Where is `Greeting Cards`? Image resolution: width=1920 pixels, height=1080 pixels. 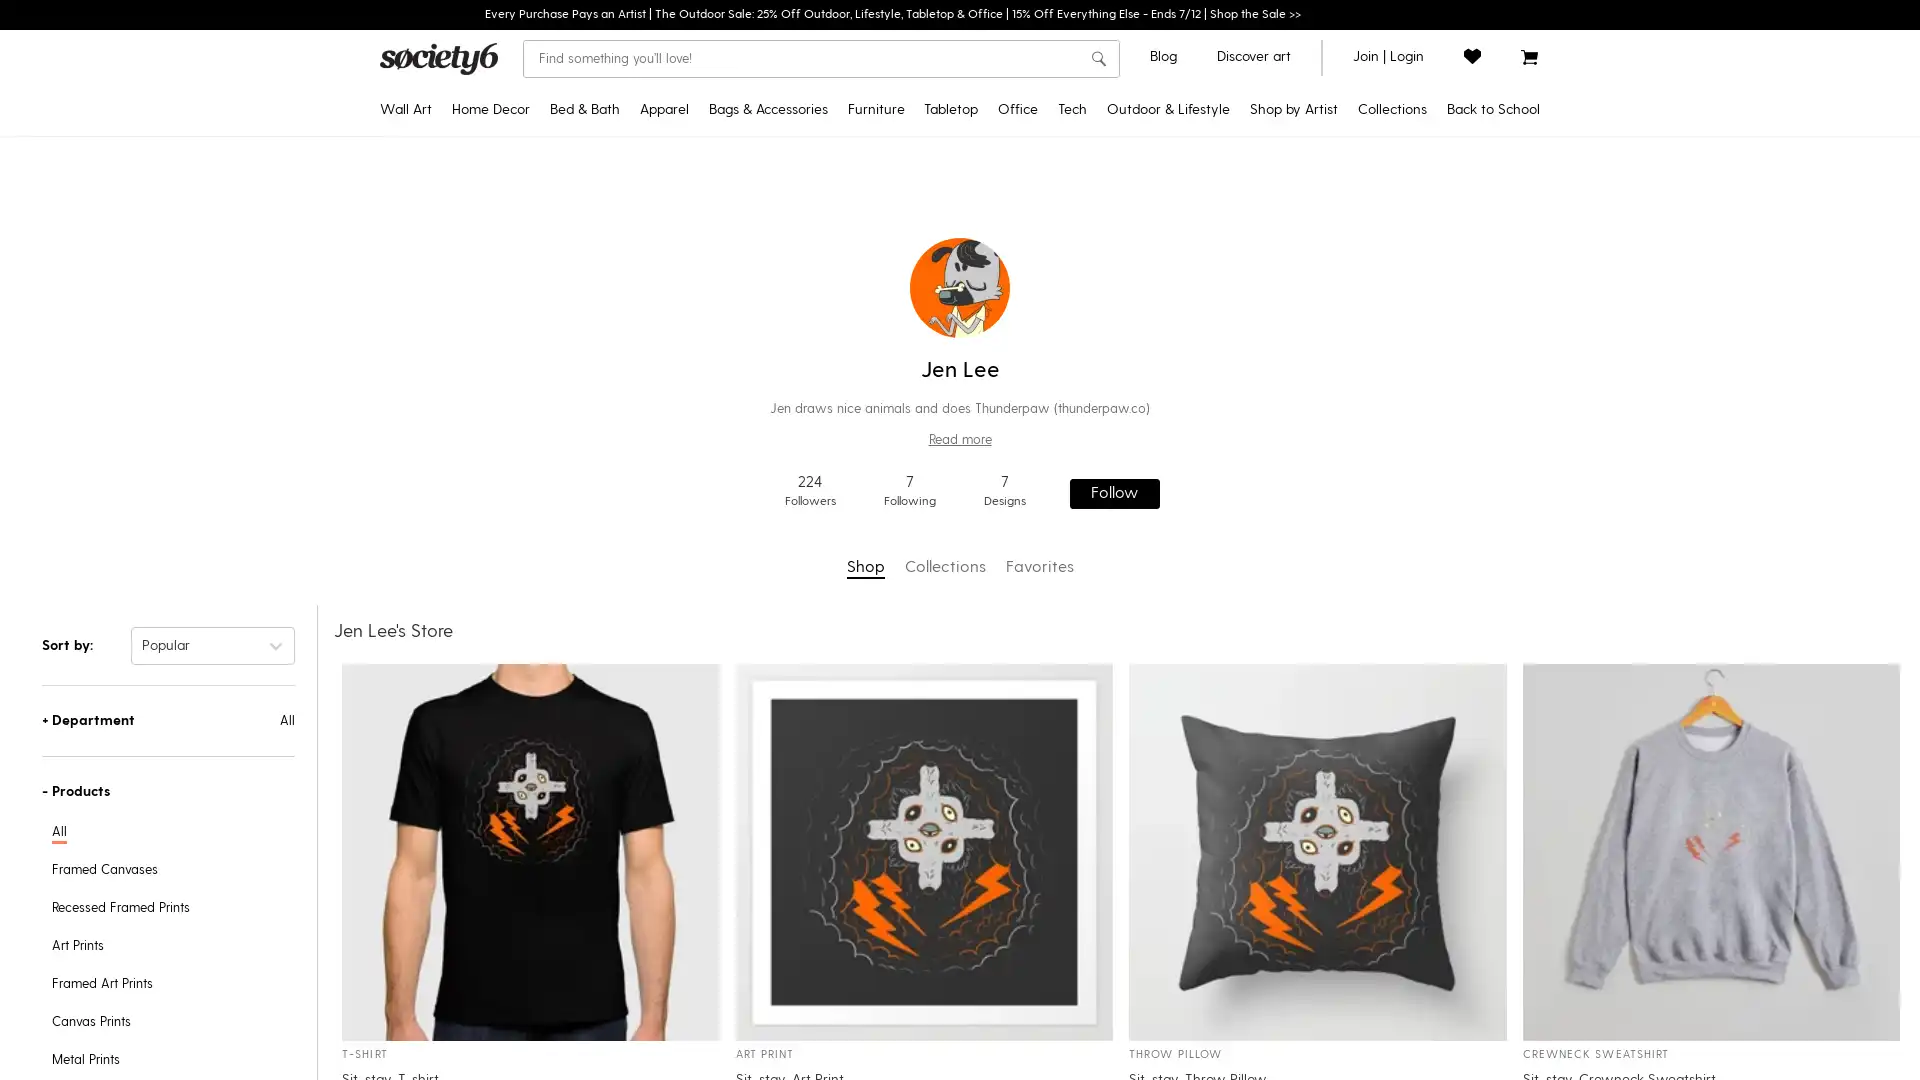 Greeting Cards is located at coordinates (1067, 451).